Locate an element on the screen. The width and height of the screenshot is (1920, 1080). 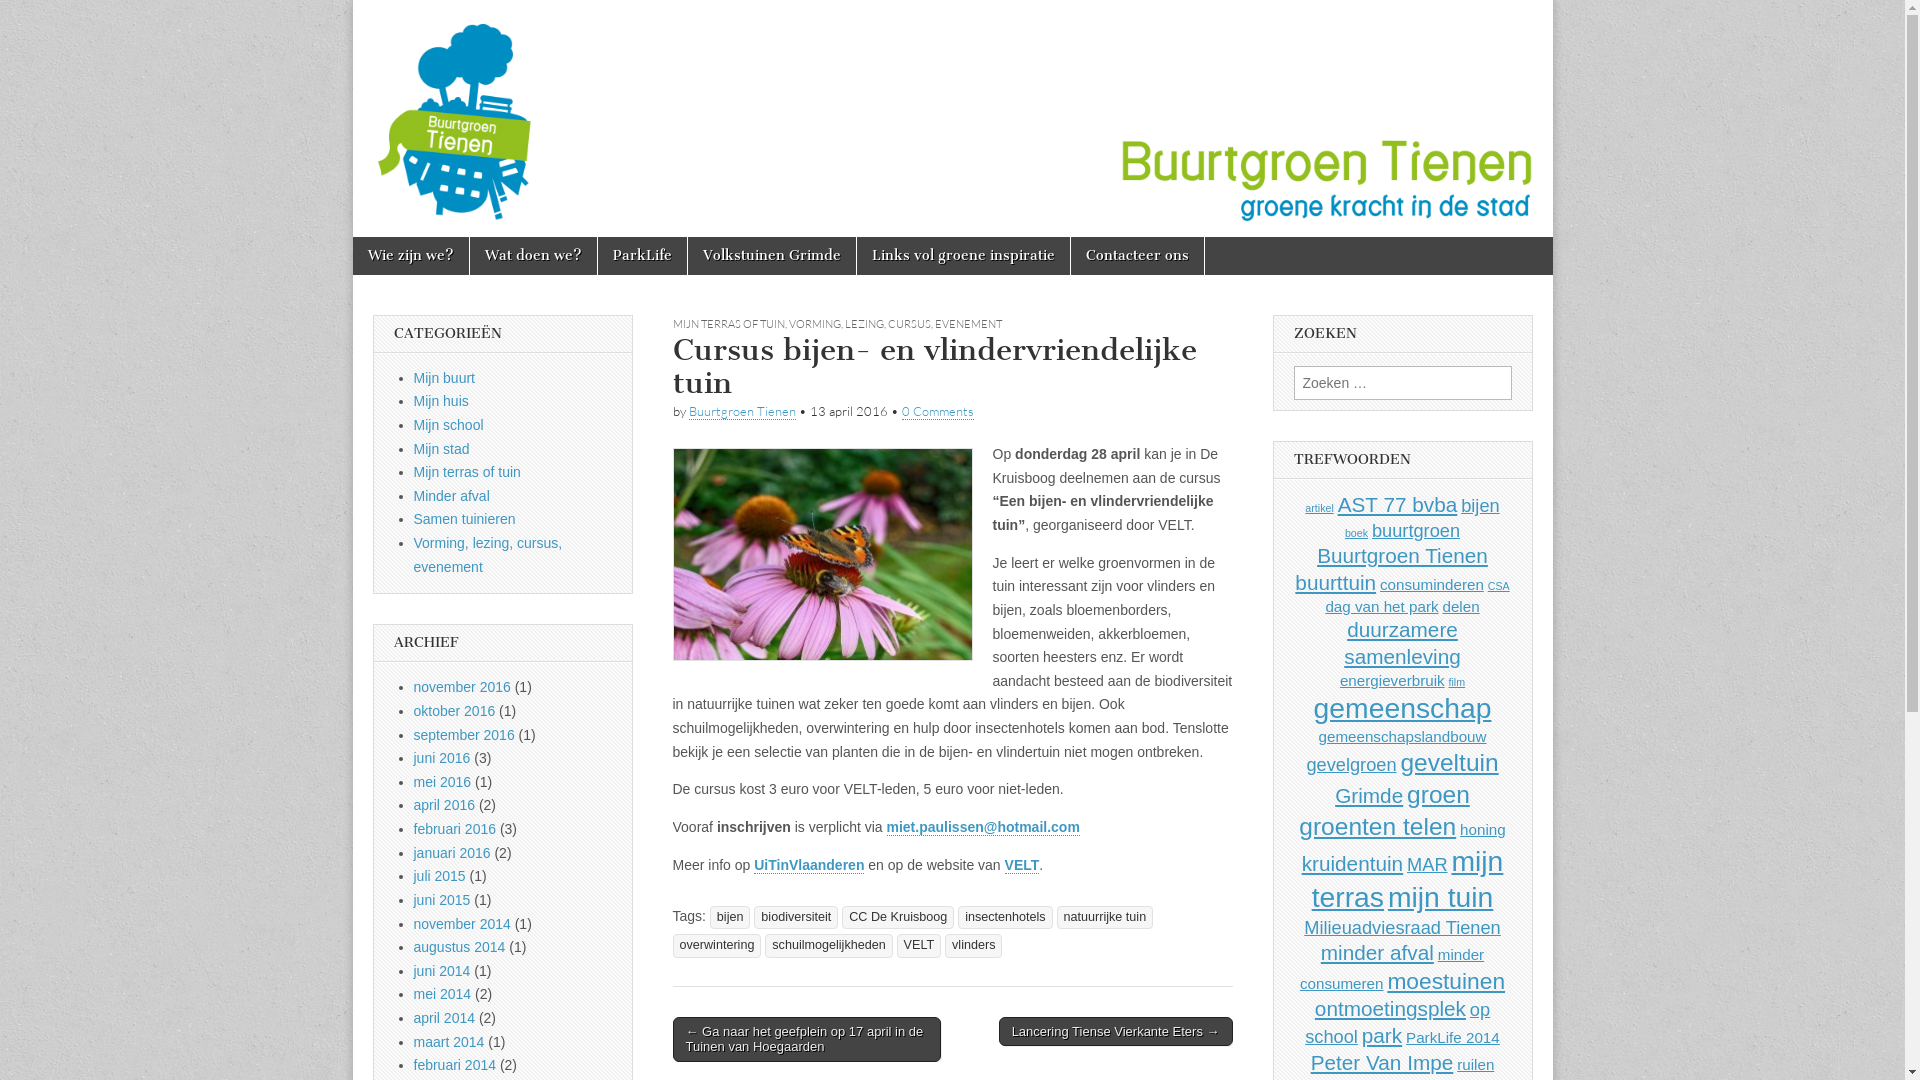
'Samen tuinieren' is located at coordinates (464, 518).